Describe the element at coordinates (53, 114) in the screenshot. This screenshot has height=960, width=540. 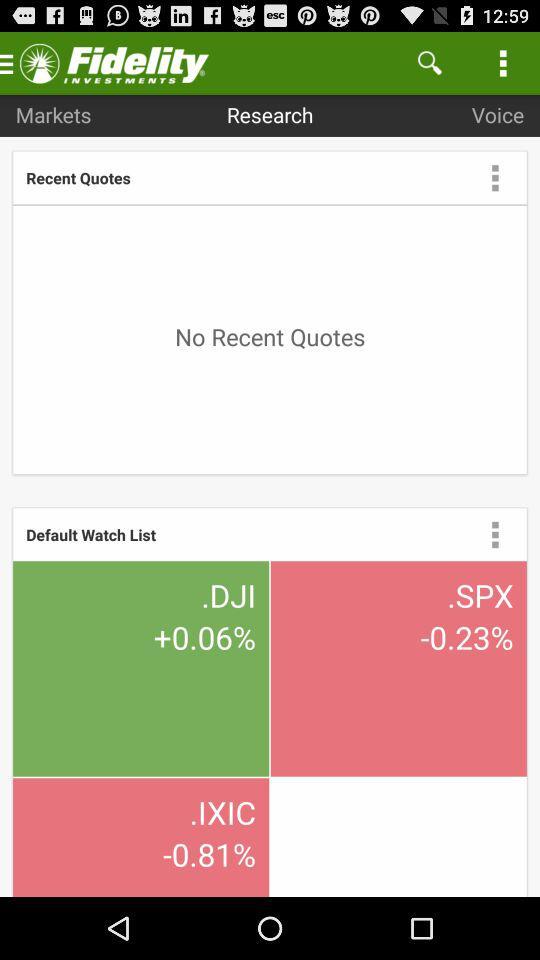
I see `app above recent quotes icon` at that location.